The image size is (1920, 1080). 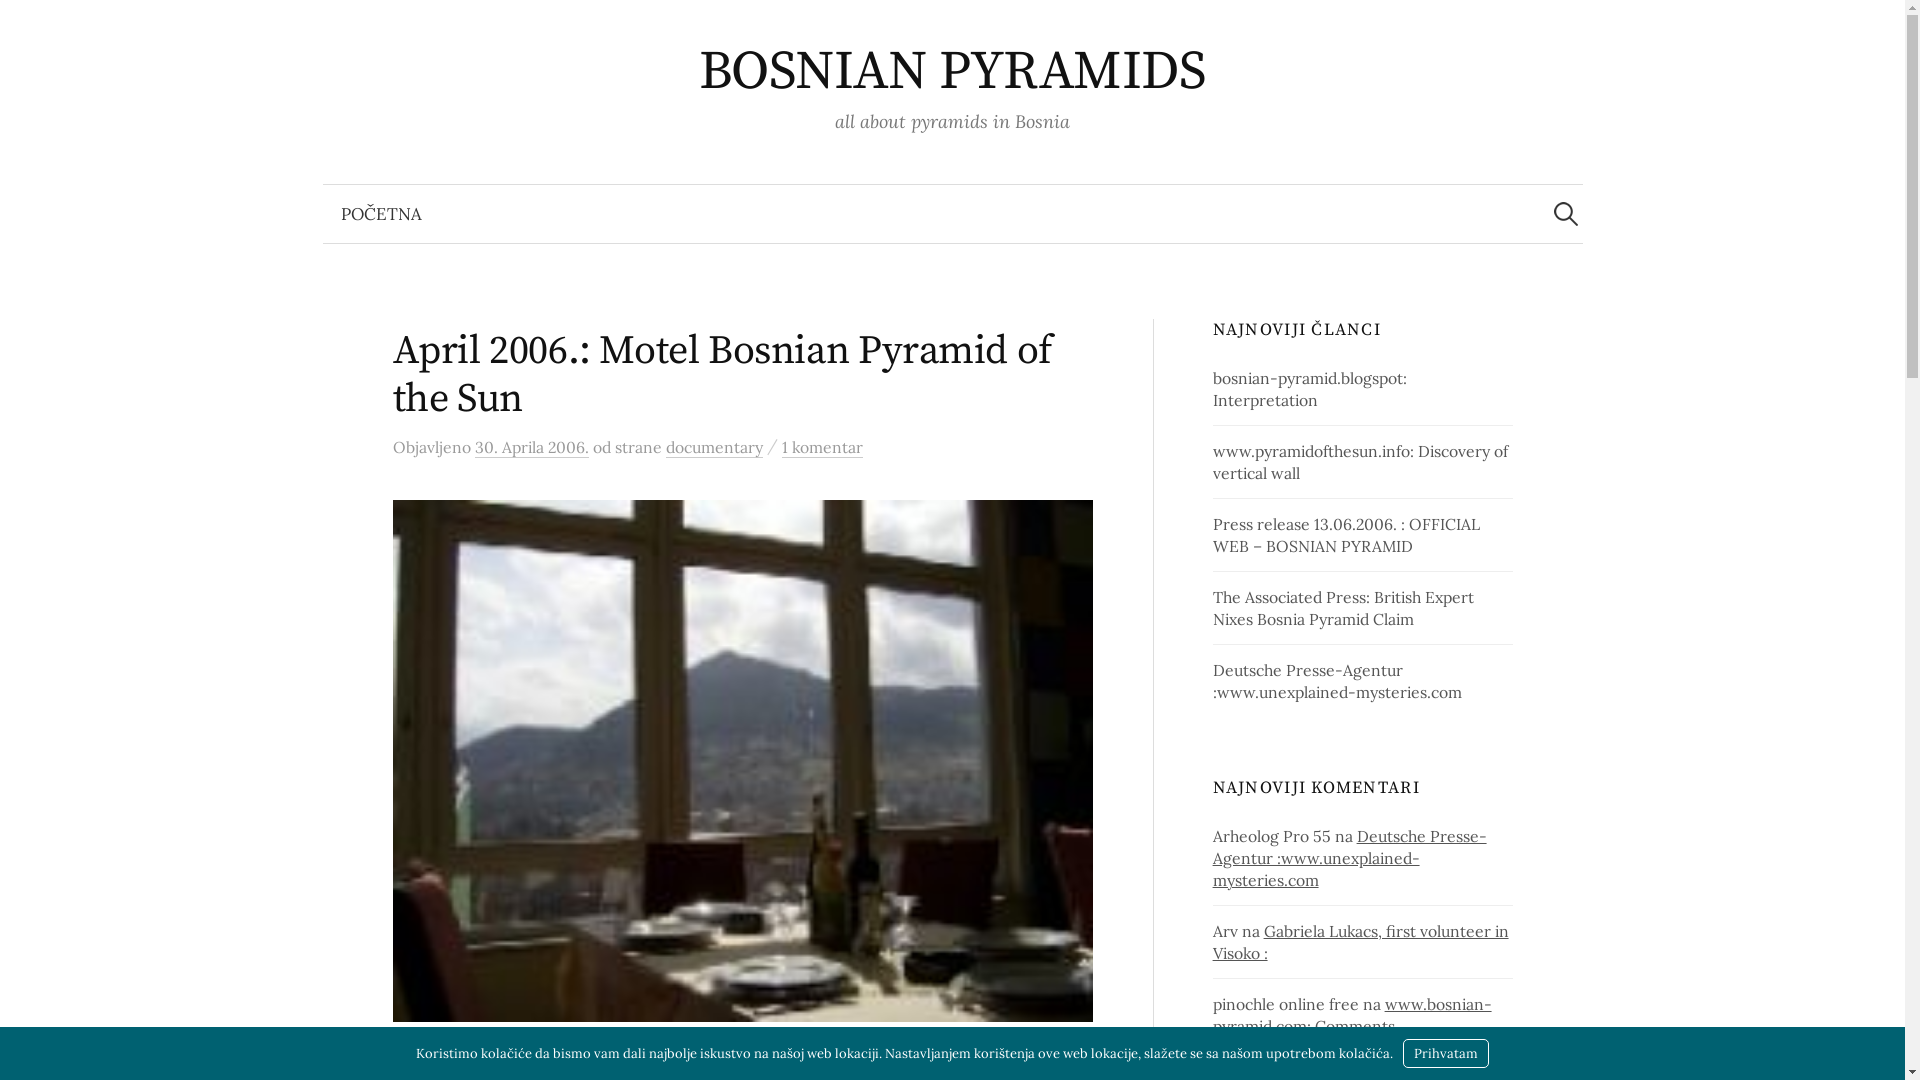 I want to click on 'www.bosnian-pyramid.com: Comments', so click(x=1352, y=1014).